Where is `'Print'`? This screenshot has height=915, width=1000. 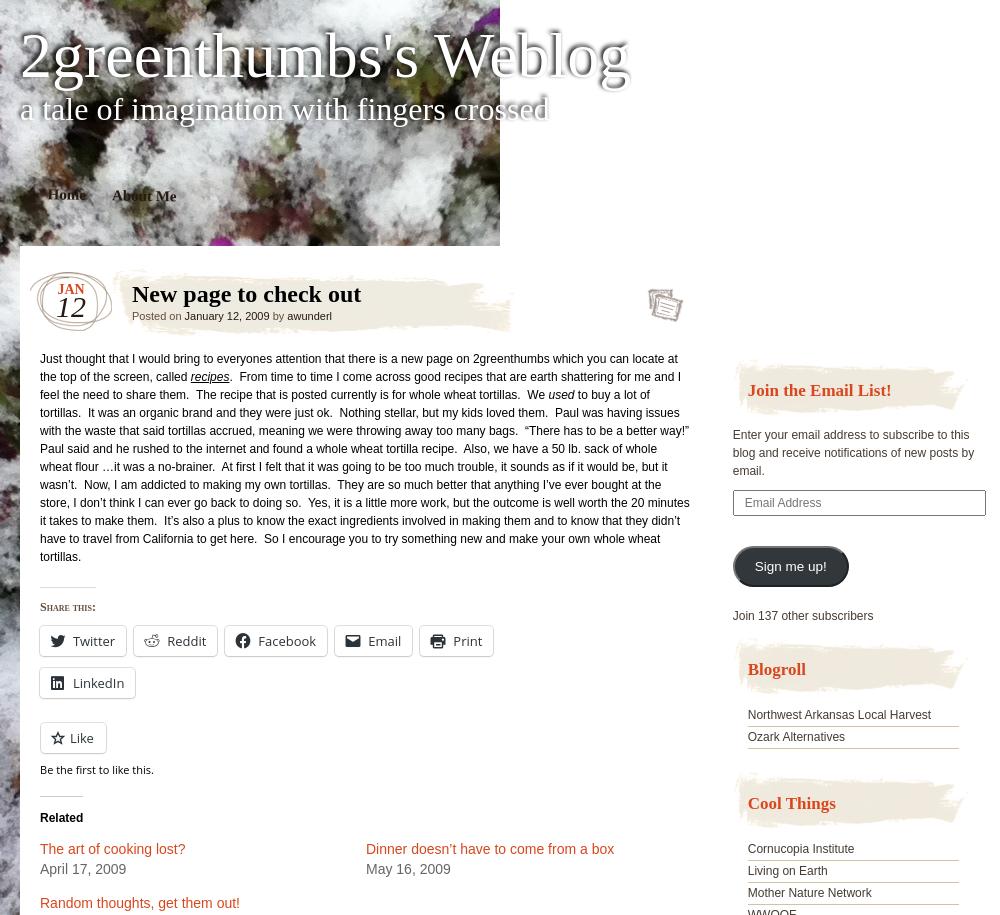
'Print' is located at coordinates (466, 640).